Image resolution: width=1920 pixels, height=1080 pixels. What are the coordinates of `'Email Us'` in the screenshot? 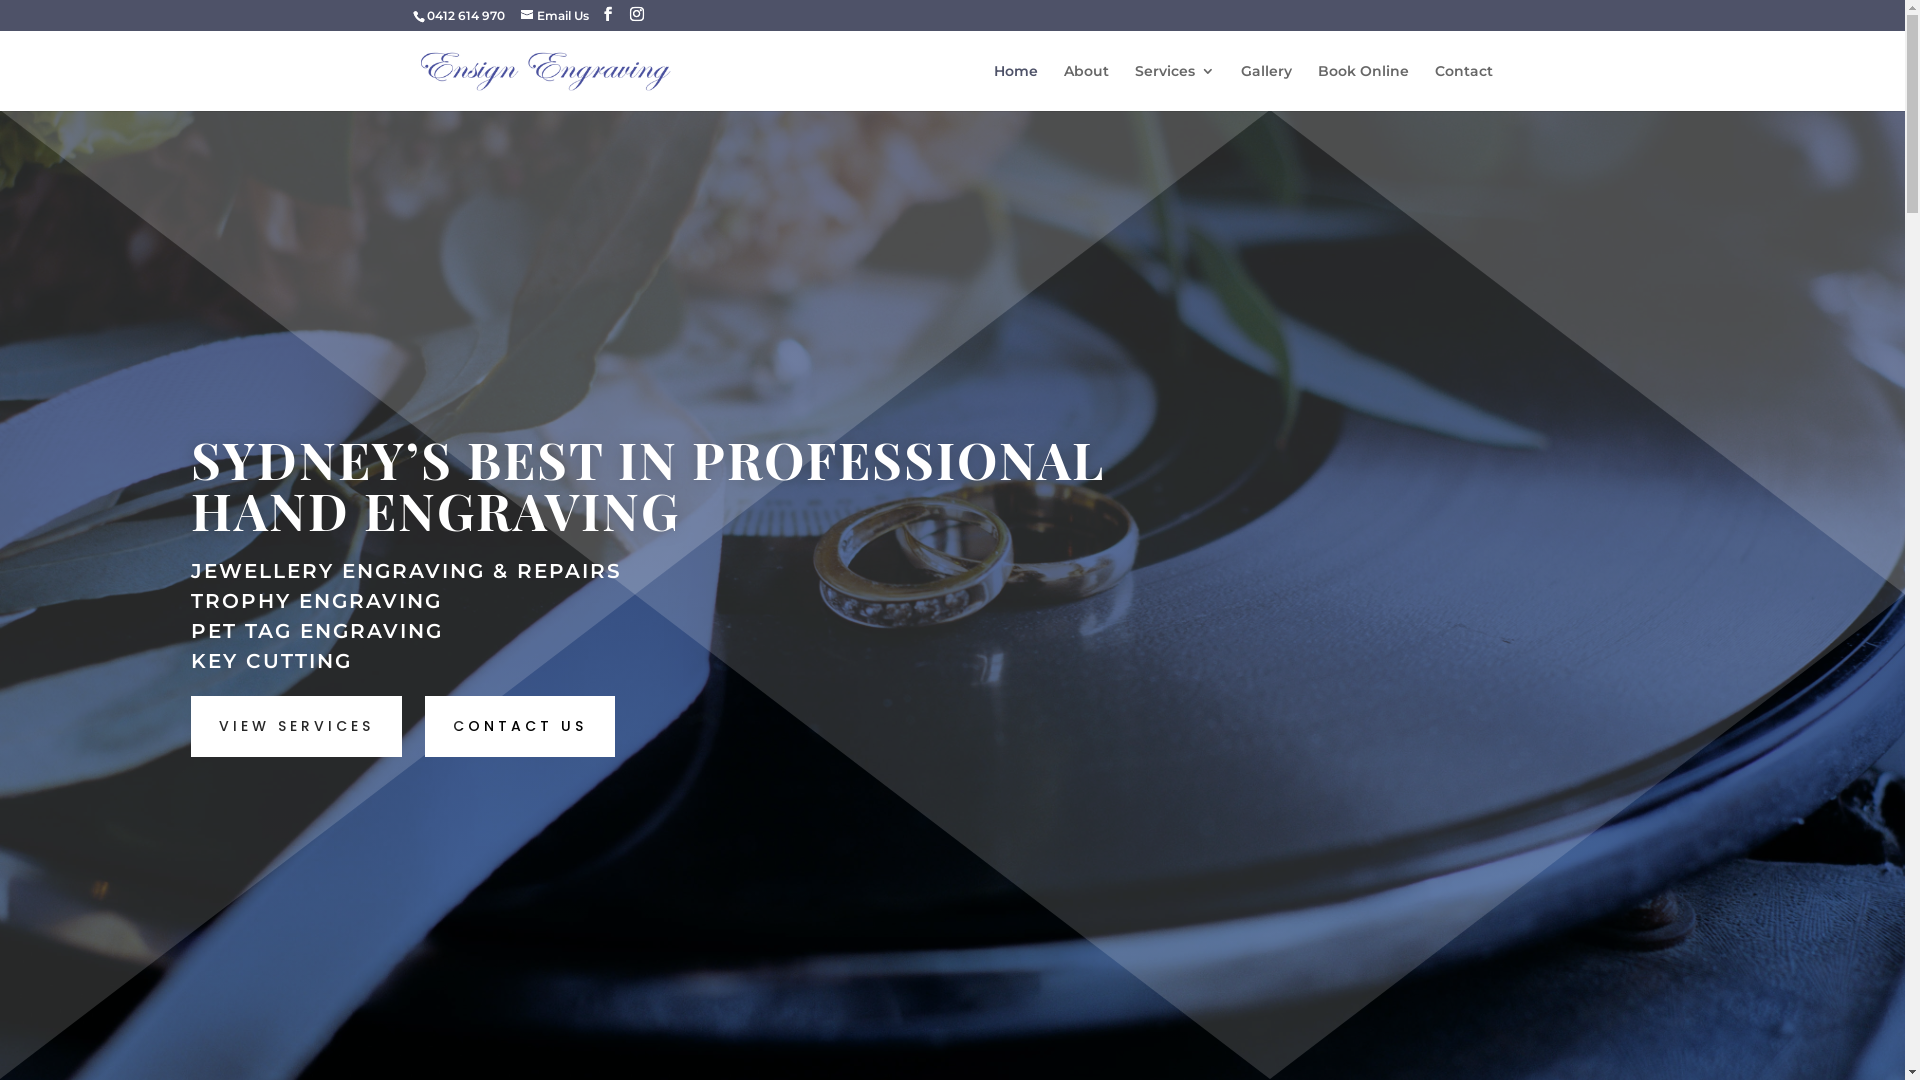 It's located at (553, 15).